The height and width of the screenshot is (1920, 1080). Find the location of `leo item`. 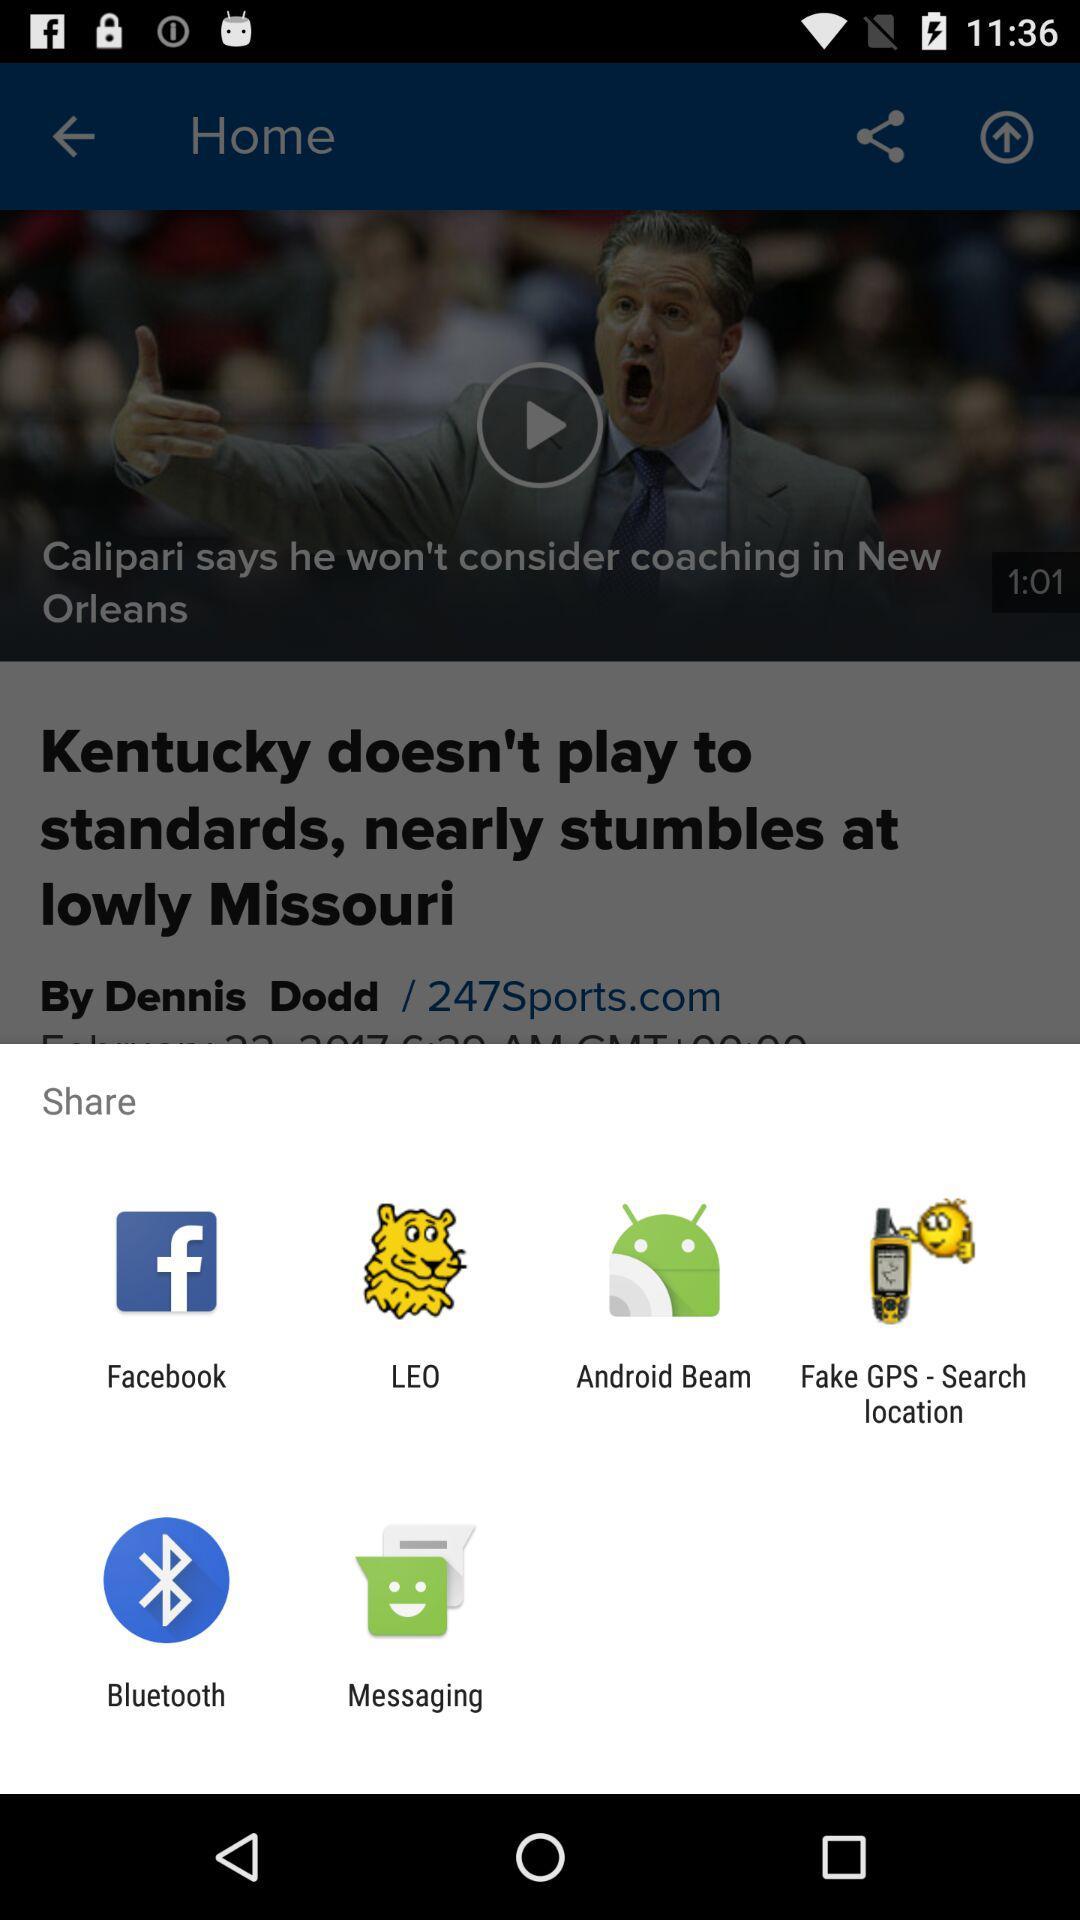

leo item is located at coordinates (414, 1392).